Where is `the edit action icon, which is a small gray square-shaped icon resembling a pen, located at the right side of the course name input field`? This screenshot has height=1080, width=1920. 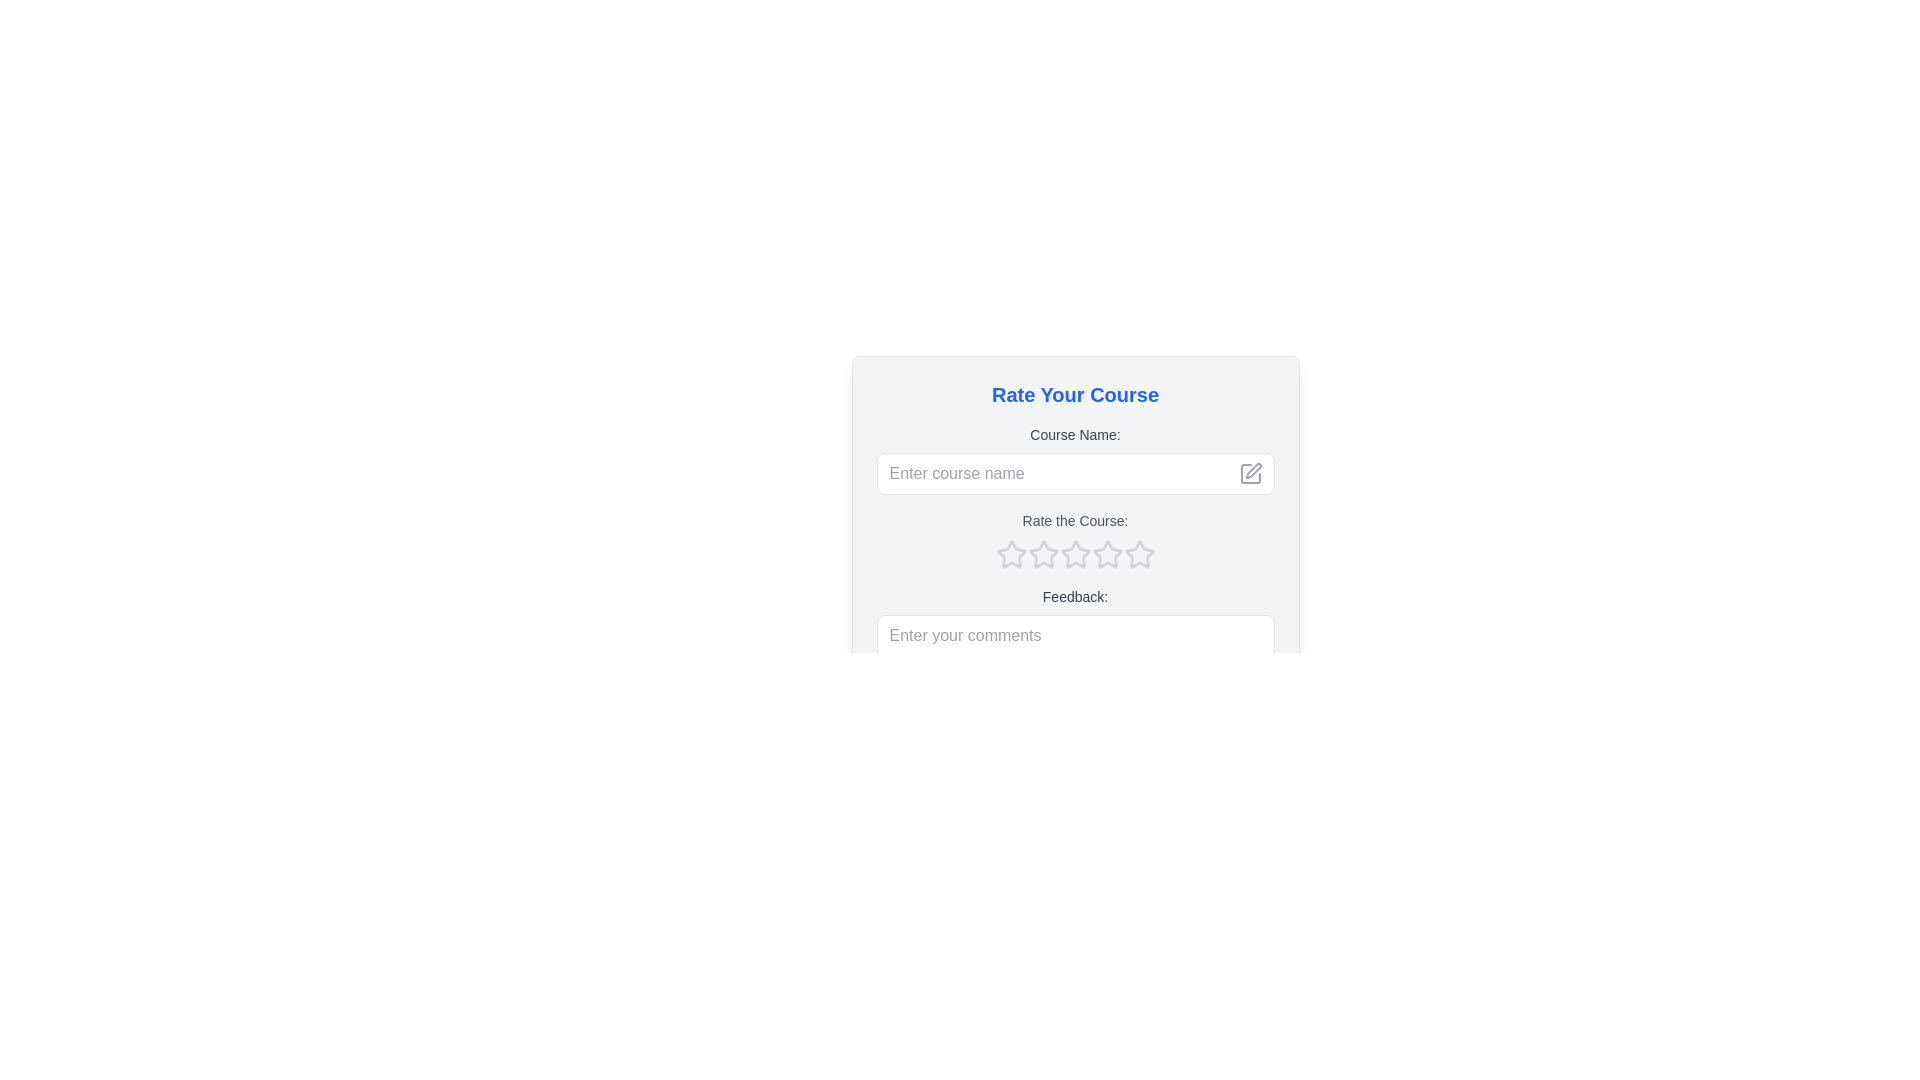
the edit action icon, which is a small gray square-shaped icon resembling a pen, located at the right side of the course name input field is located at coordinates (1249, 474).